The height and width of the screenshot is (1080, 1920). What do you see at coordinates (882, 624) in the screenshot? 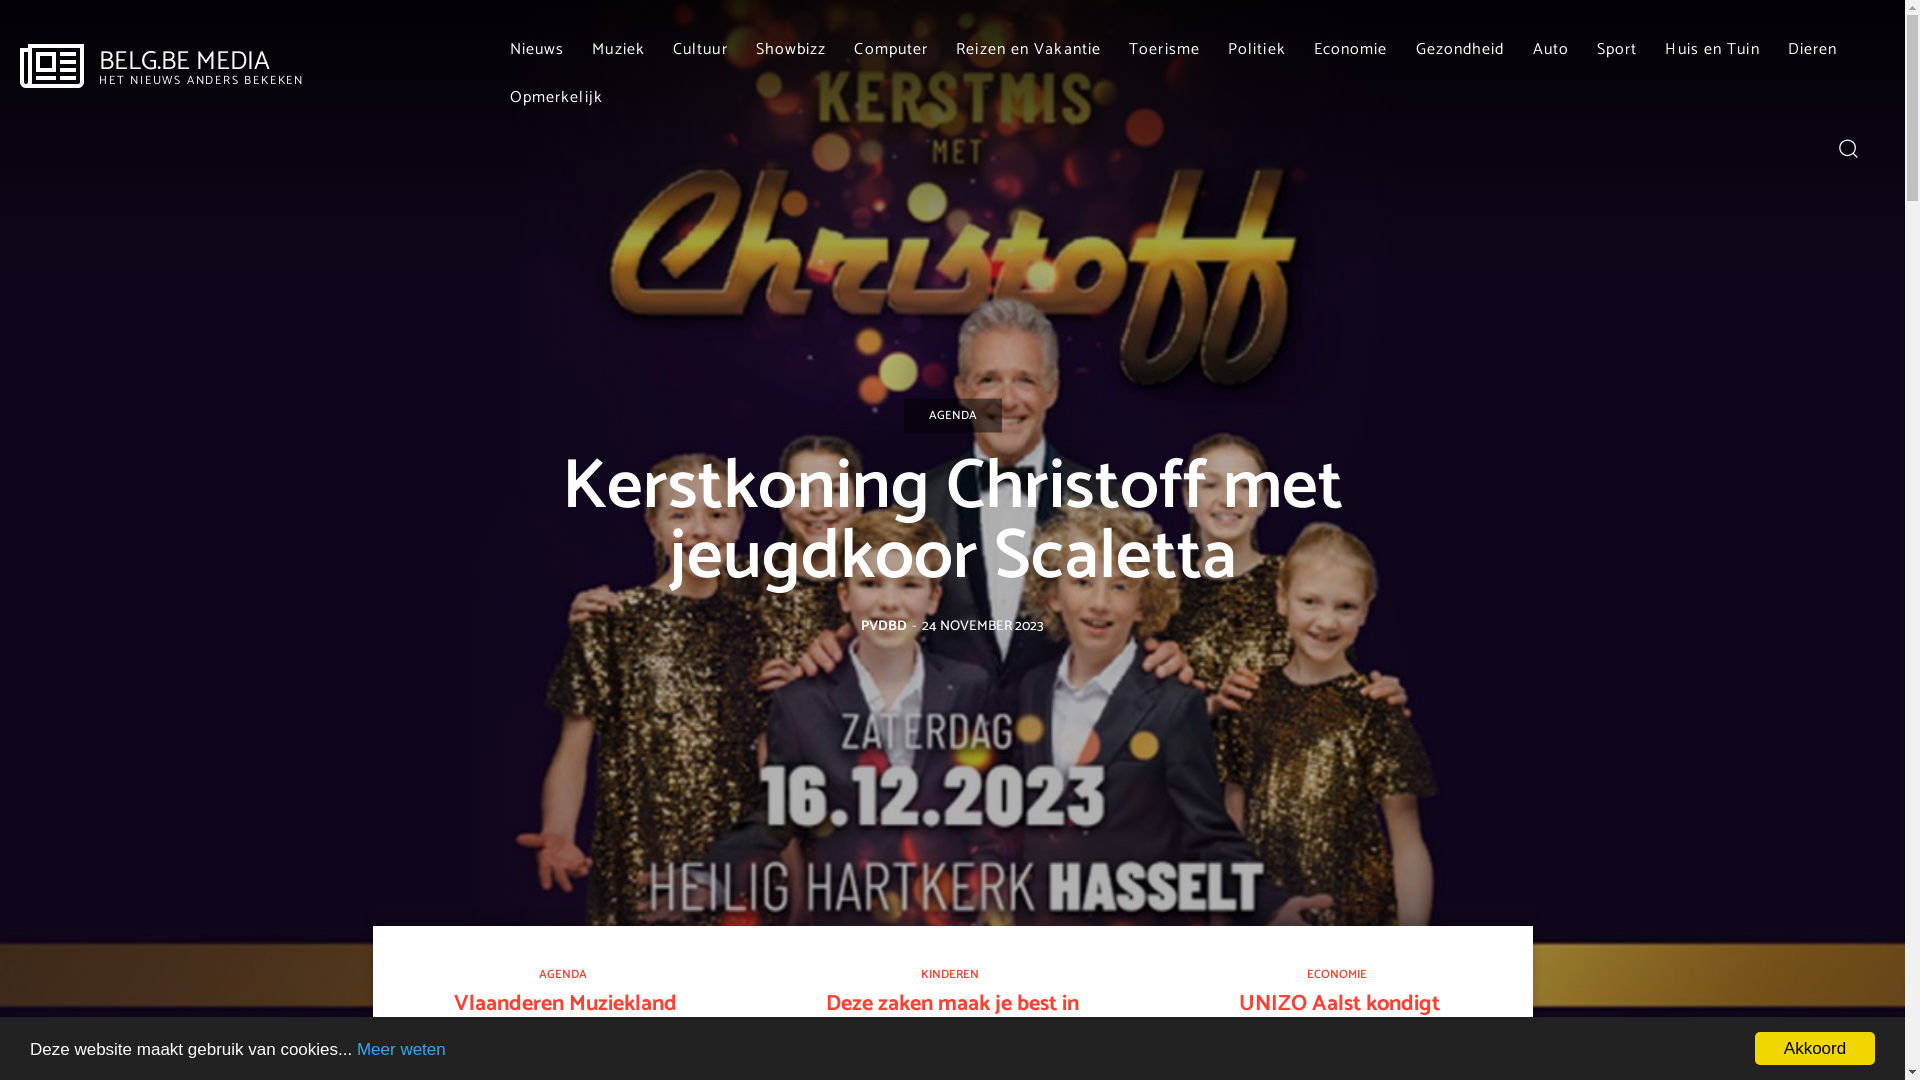
I see `'PVDBD'` at bounding box center [882, 624].